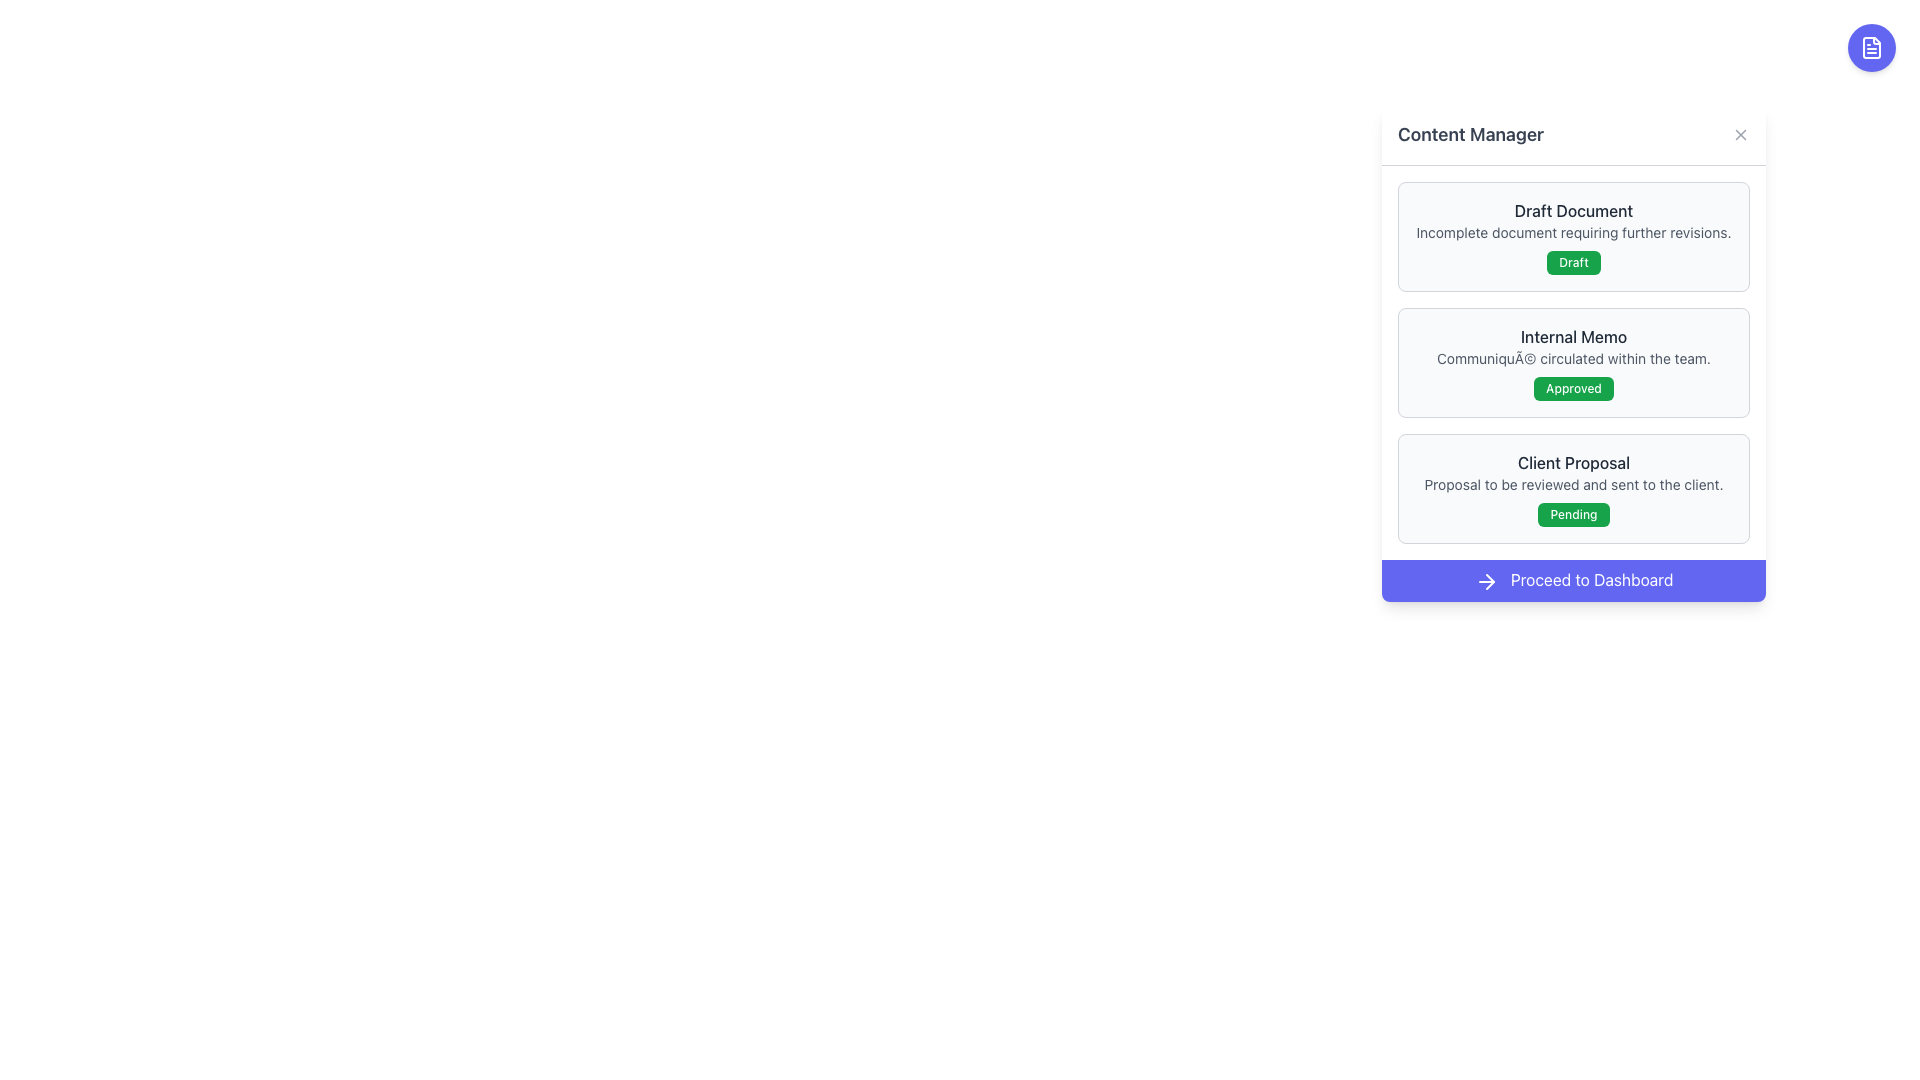 The height and width of the screenshot is (1080, 1920). What do you see at coordinates (1871, 46) in the screenshot?
I see `the file icon with text lines inside, which is located centrally within a circular purple button at the top-right corner of the interface` at bounding box center [1871, 46].